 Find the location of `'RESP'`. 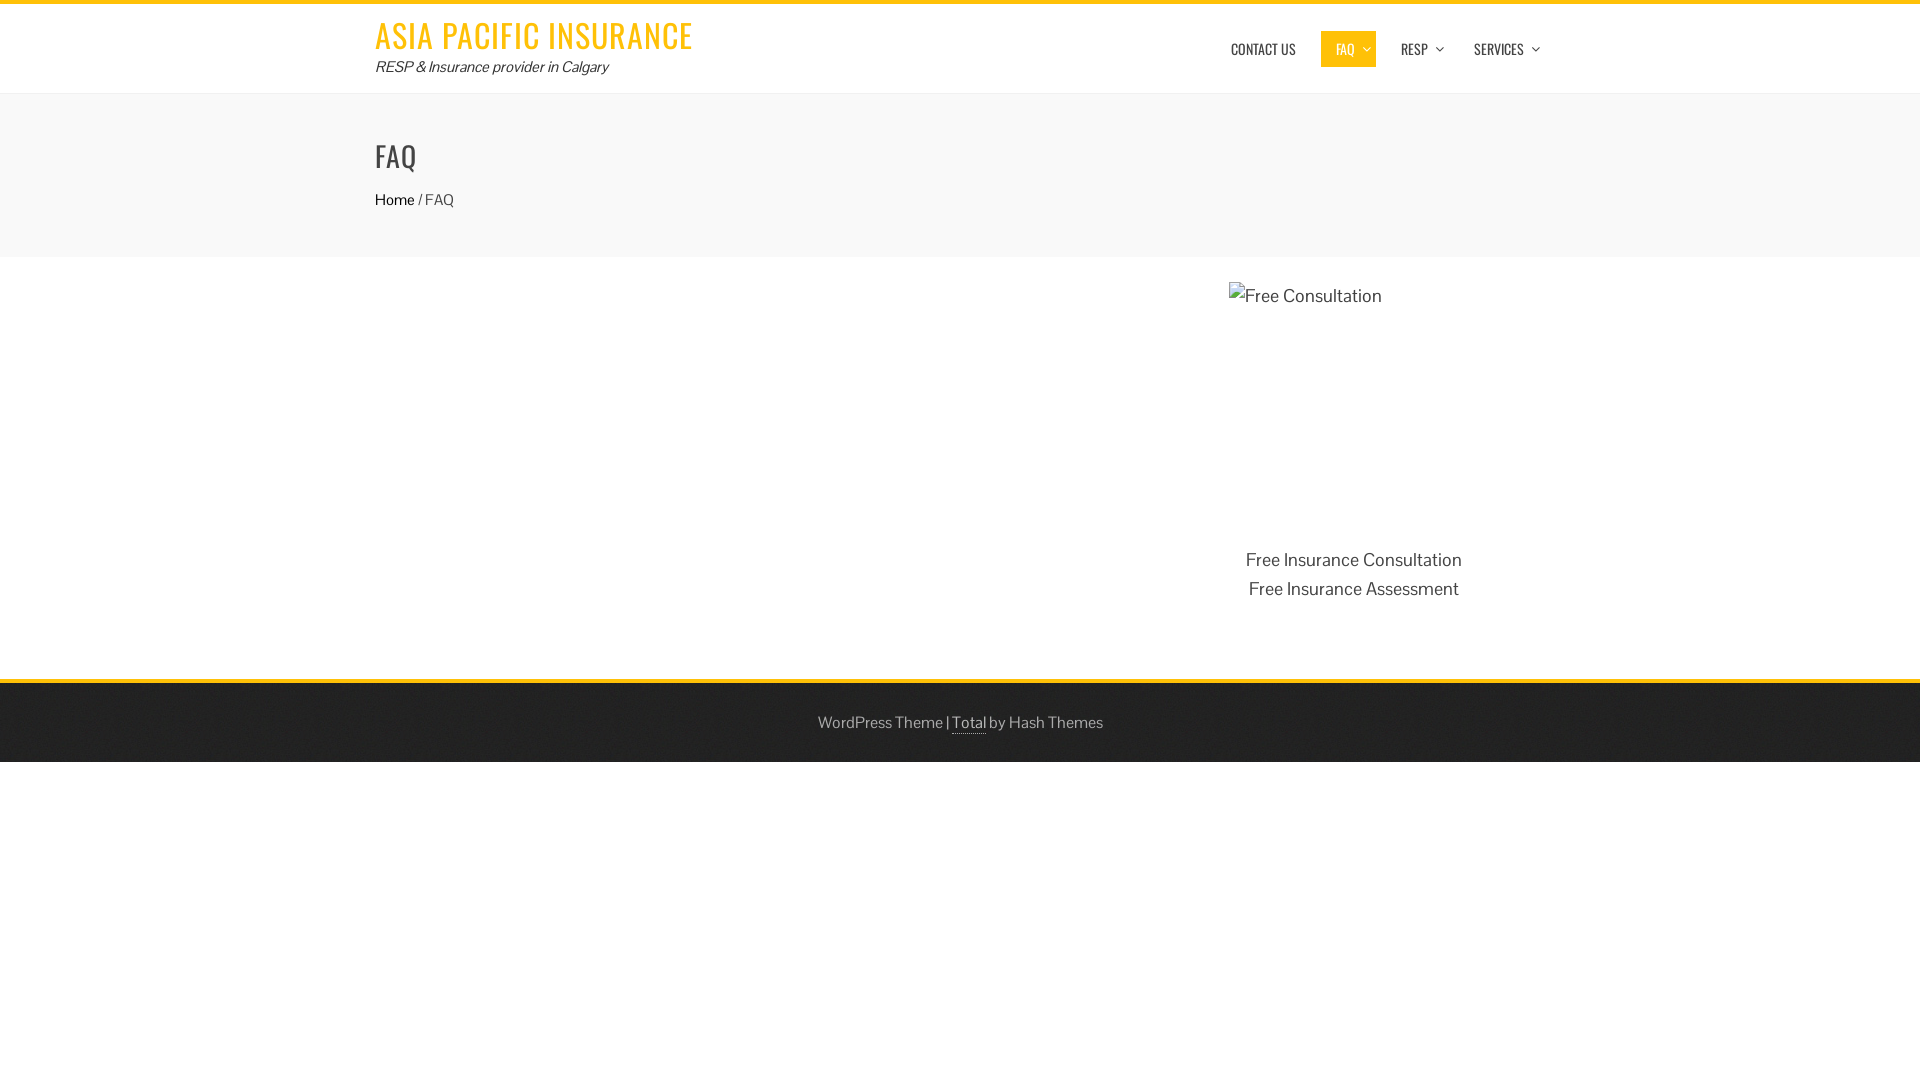

'RESP' is located at coordinates (1385, 48).